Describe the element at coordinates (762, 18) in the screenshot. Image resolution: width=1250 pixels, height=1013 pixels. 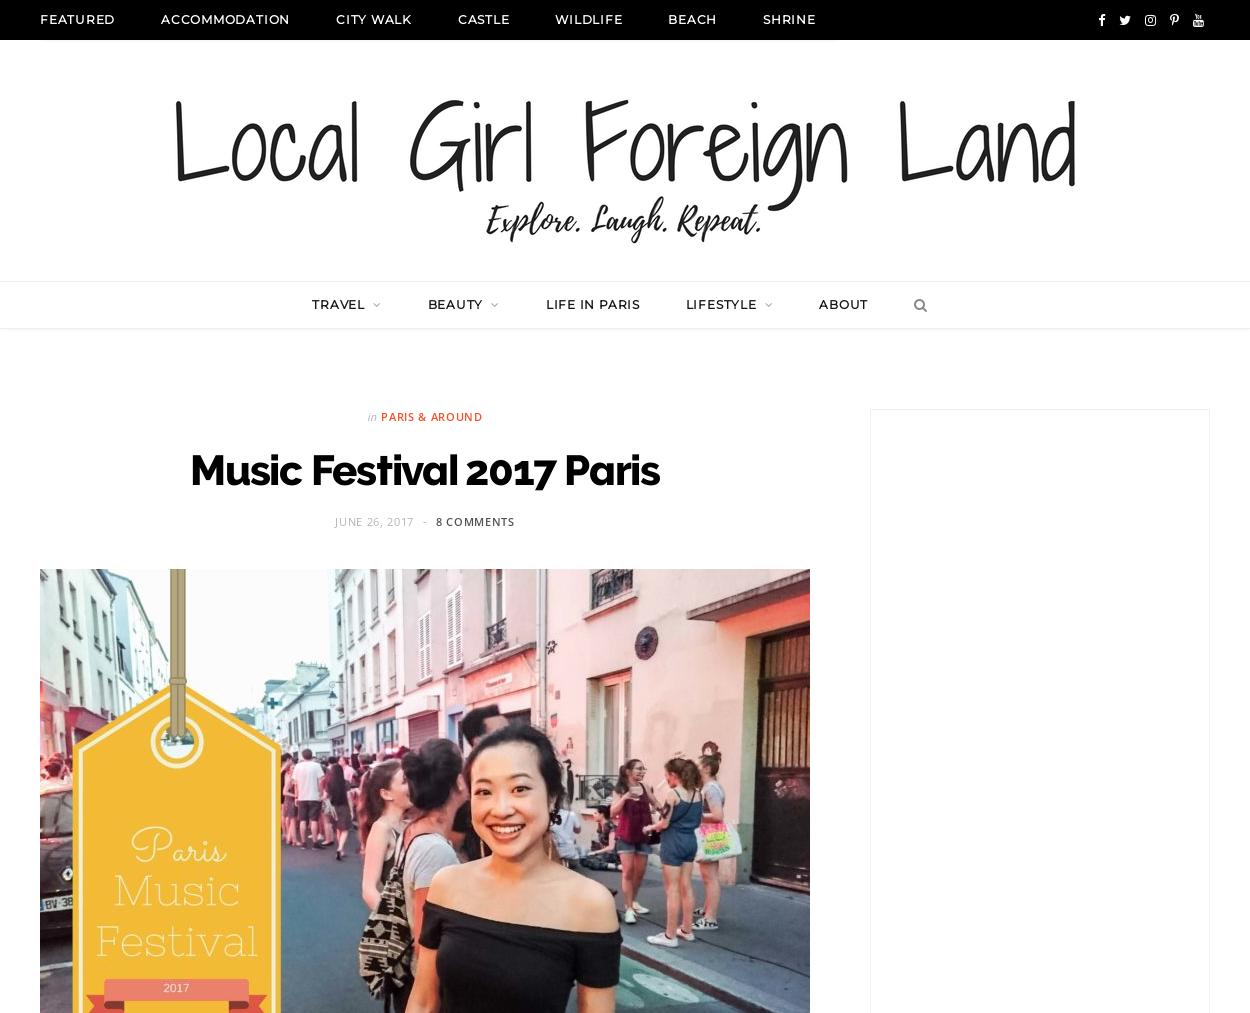
I see `'Shrine'` at that location.